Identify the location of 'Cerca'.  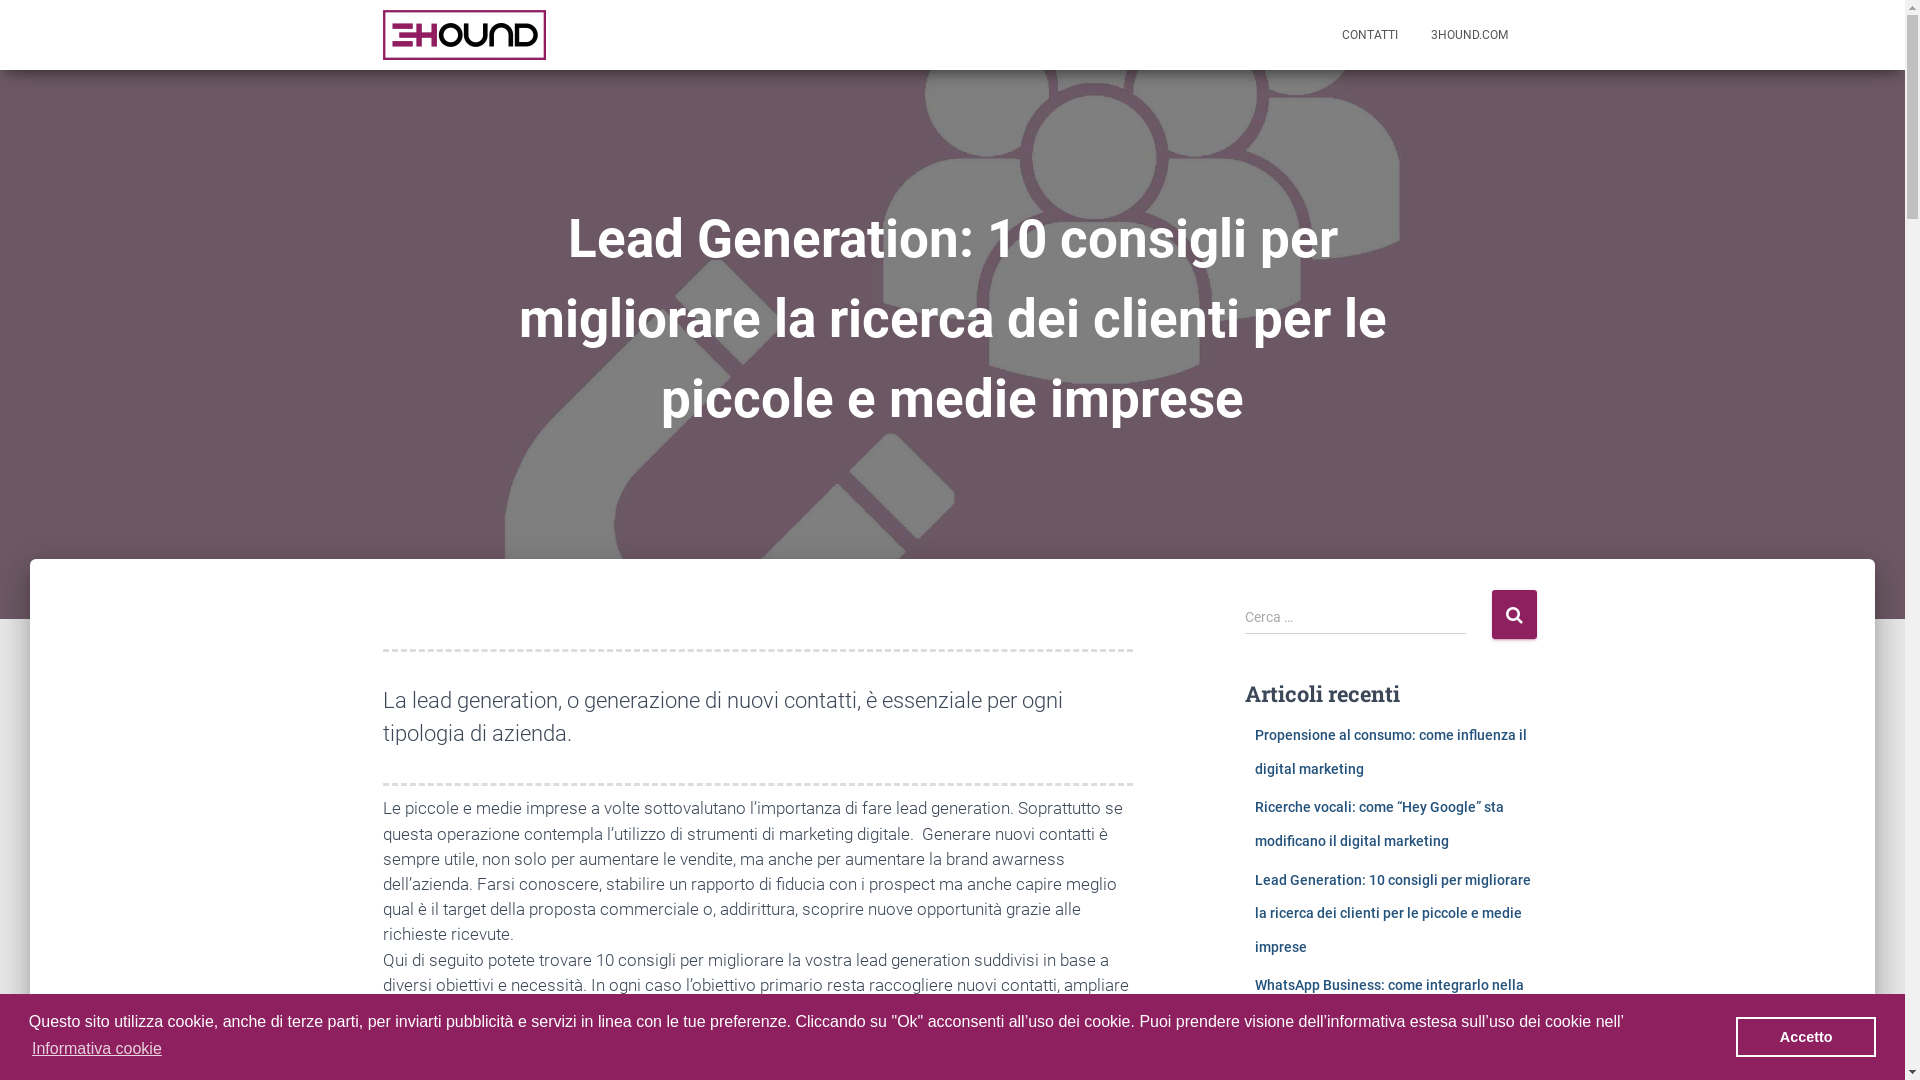
(1514, 613).